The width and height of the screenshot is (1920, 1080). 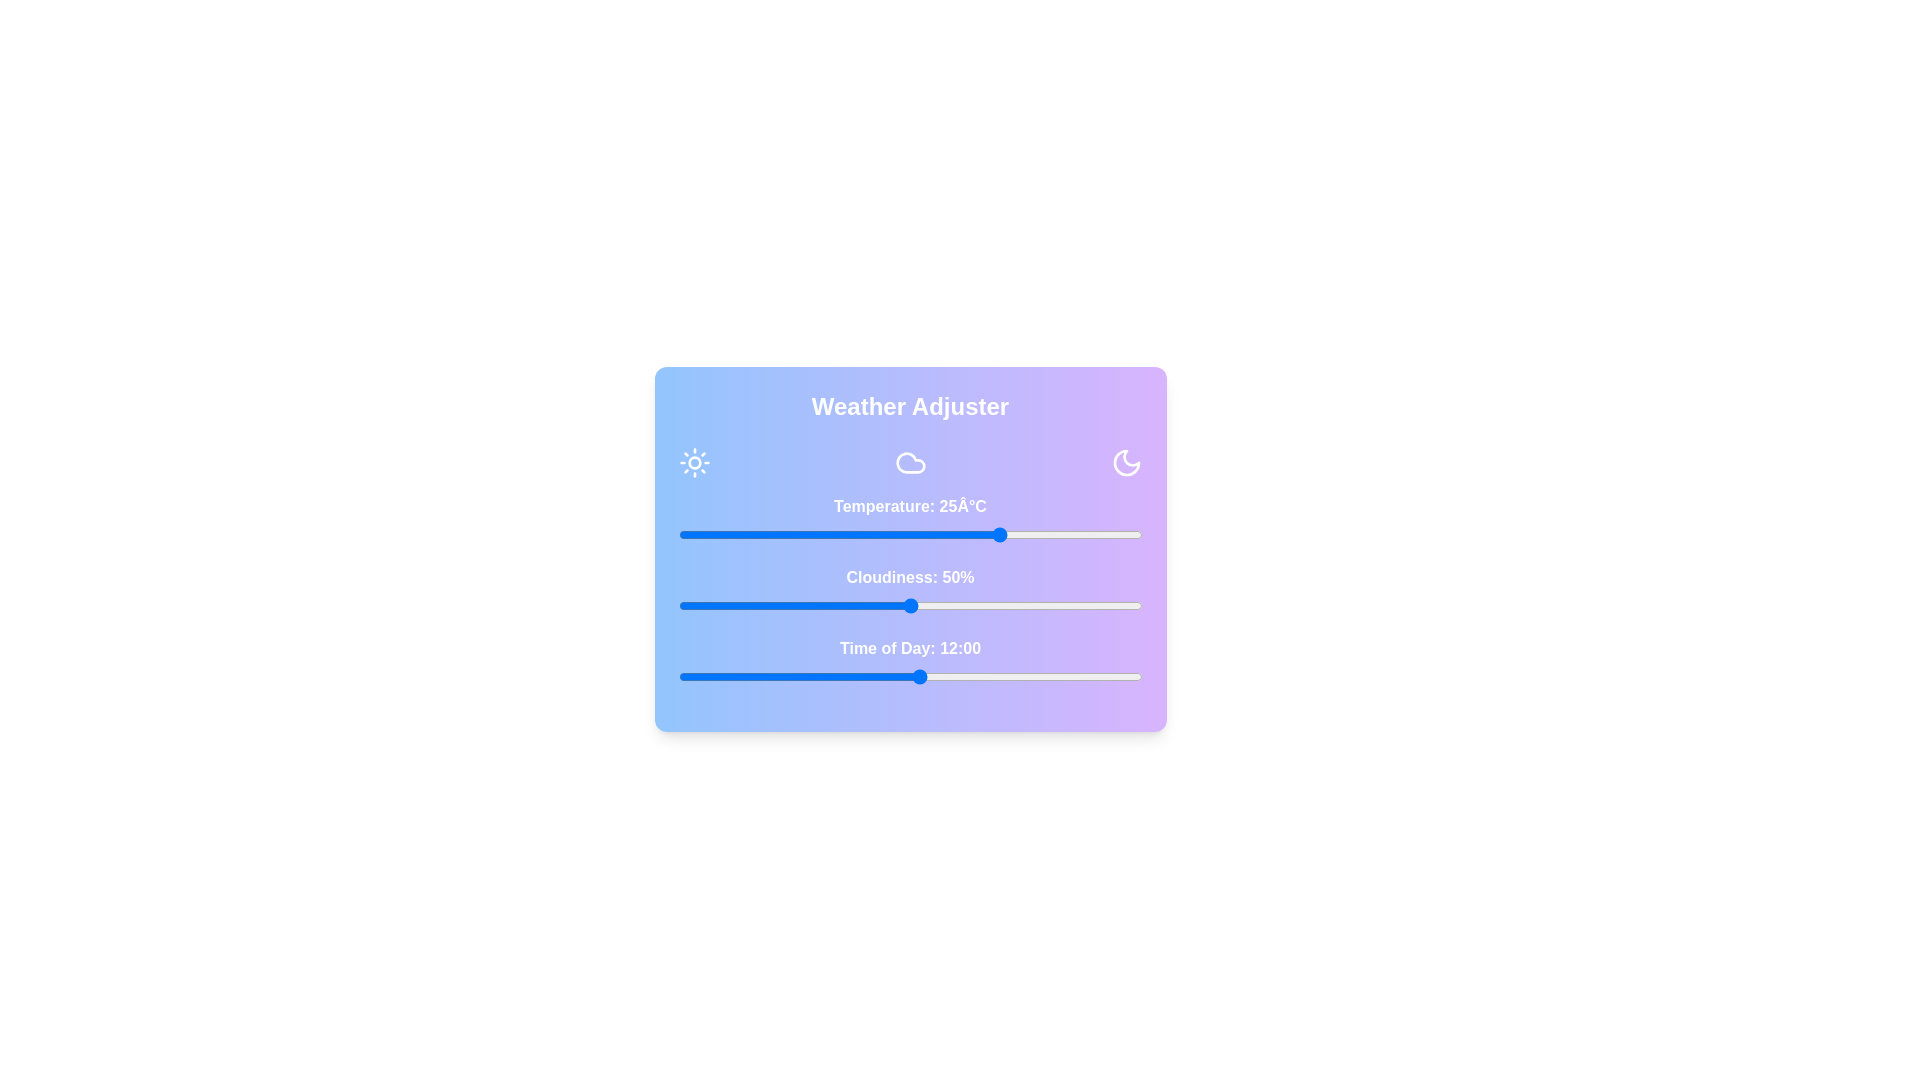 What do you see at coordinates (909, 462) in the screenshot?
I see `the cloud-shaped icon representing cloudiness, which is located between the sun icon on the left and the moon icon on the right` at bounding box center [909, 462].